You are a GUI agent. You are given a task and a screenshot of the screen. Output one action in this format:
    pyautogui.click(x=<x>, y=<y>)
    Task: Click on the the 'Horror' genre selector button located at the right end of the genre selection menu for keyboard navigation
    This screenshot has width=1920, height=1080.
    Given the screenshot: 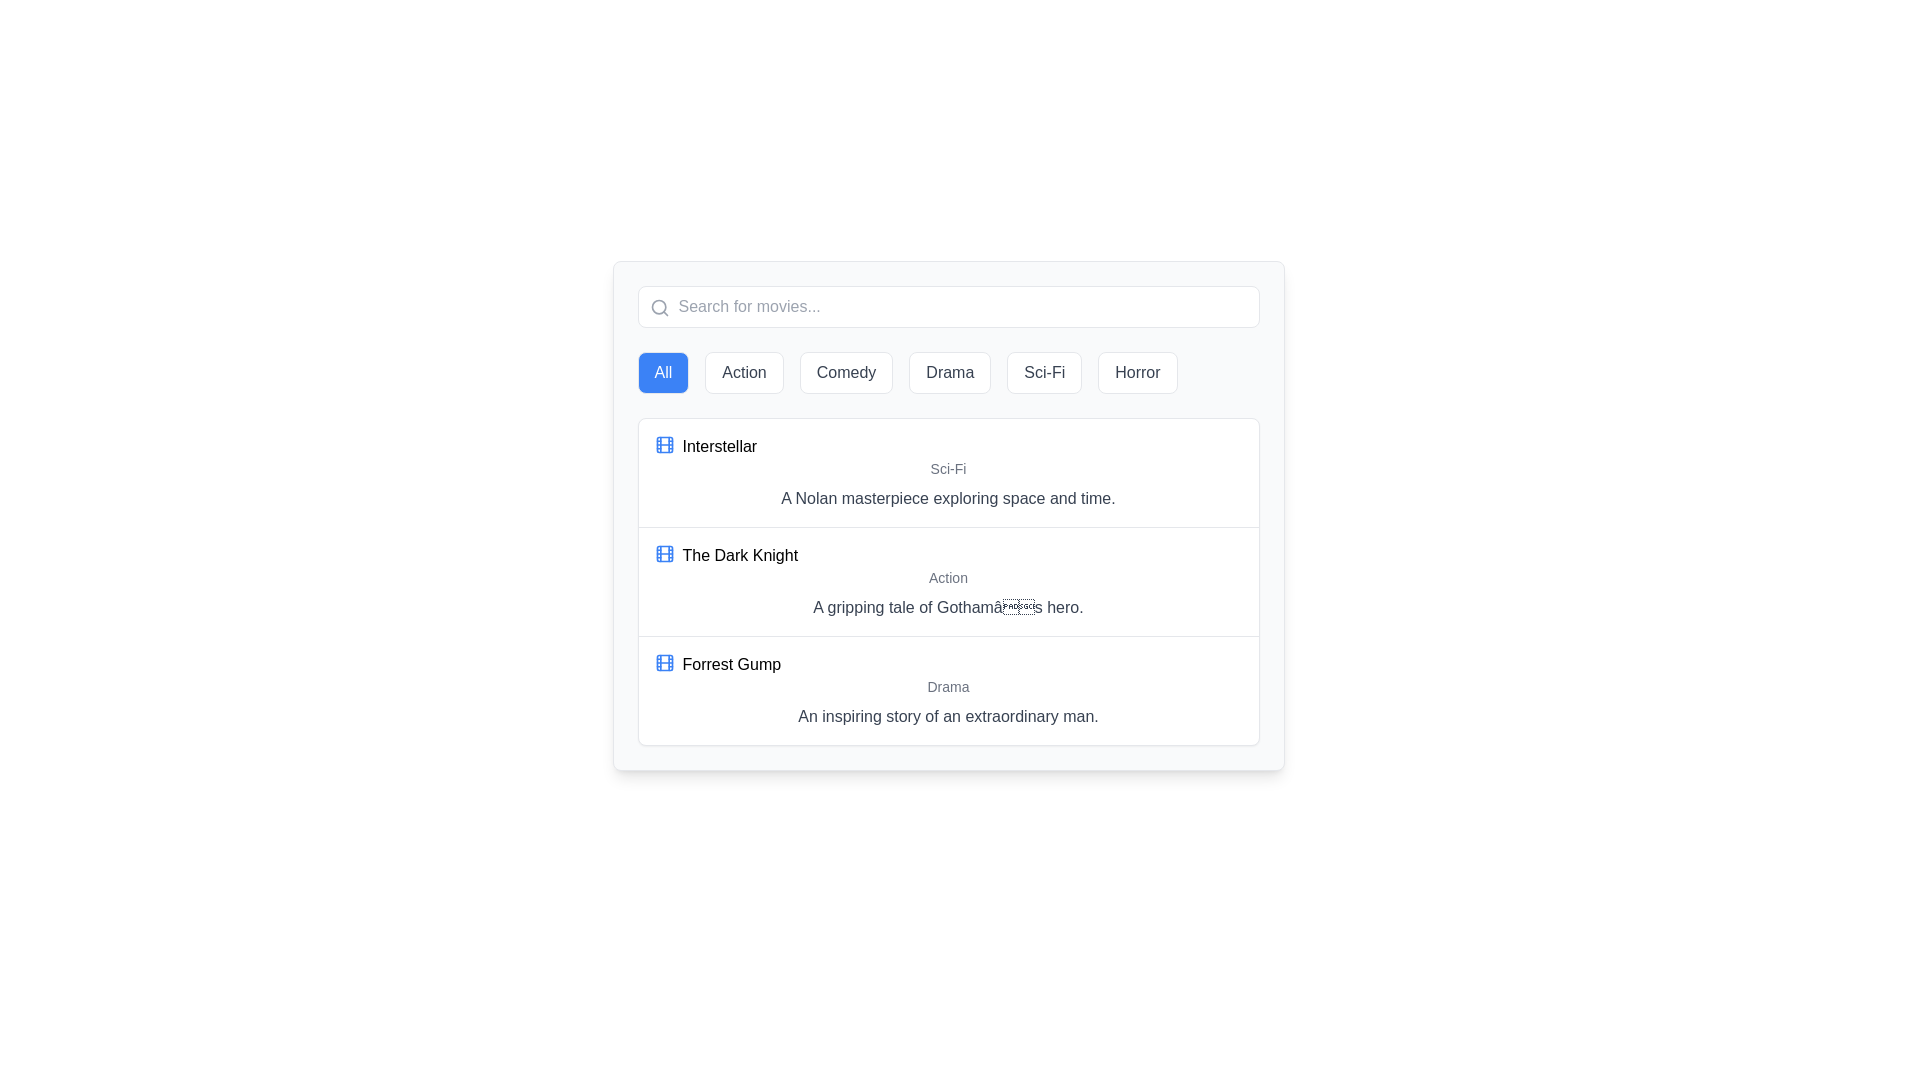 What is the action you would take?
    pyautogui.click(x=1137, y=373)
    